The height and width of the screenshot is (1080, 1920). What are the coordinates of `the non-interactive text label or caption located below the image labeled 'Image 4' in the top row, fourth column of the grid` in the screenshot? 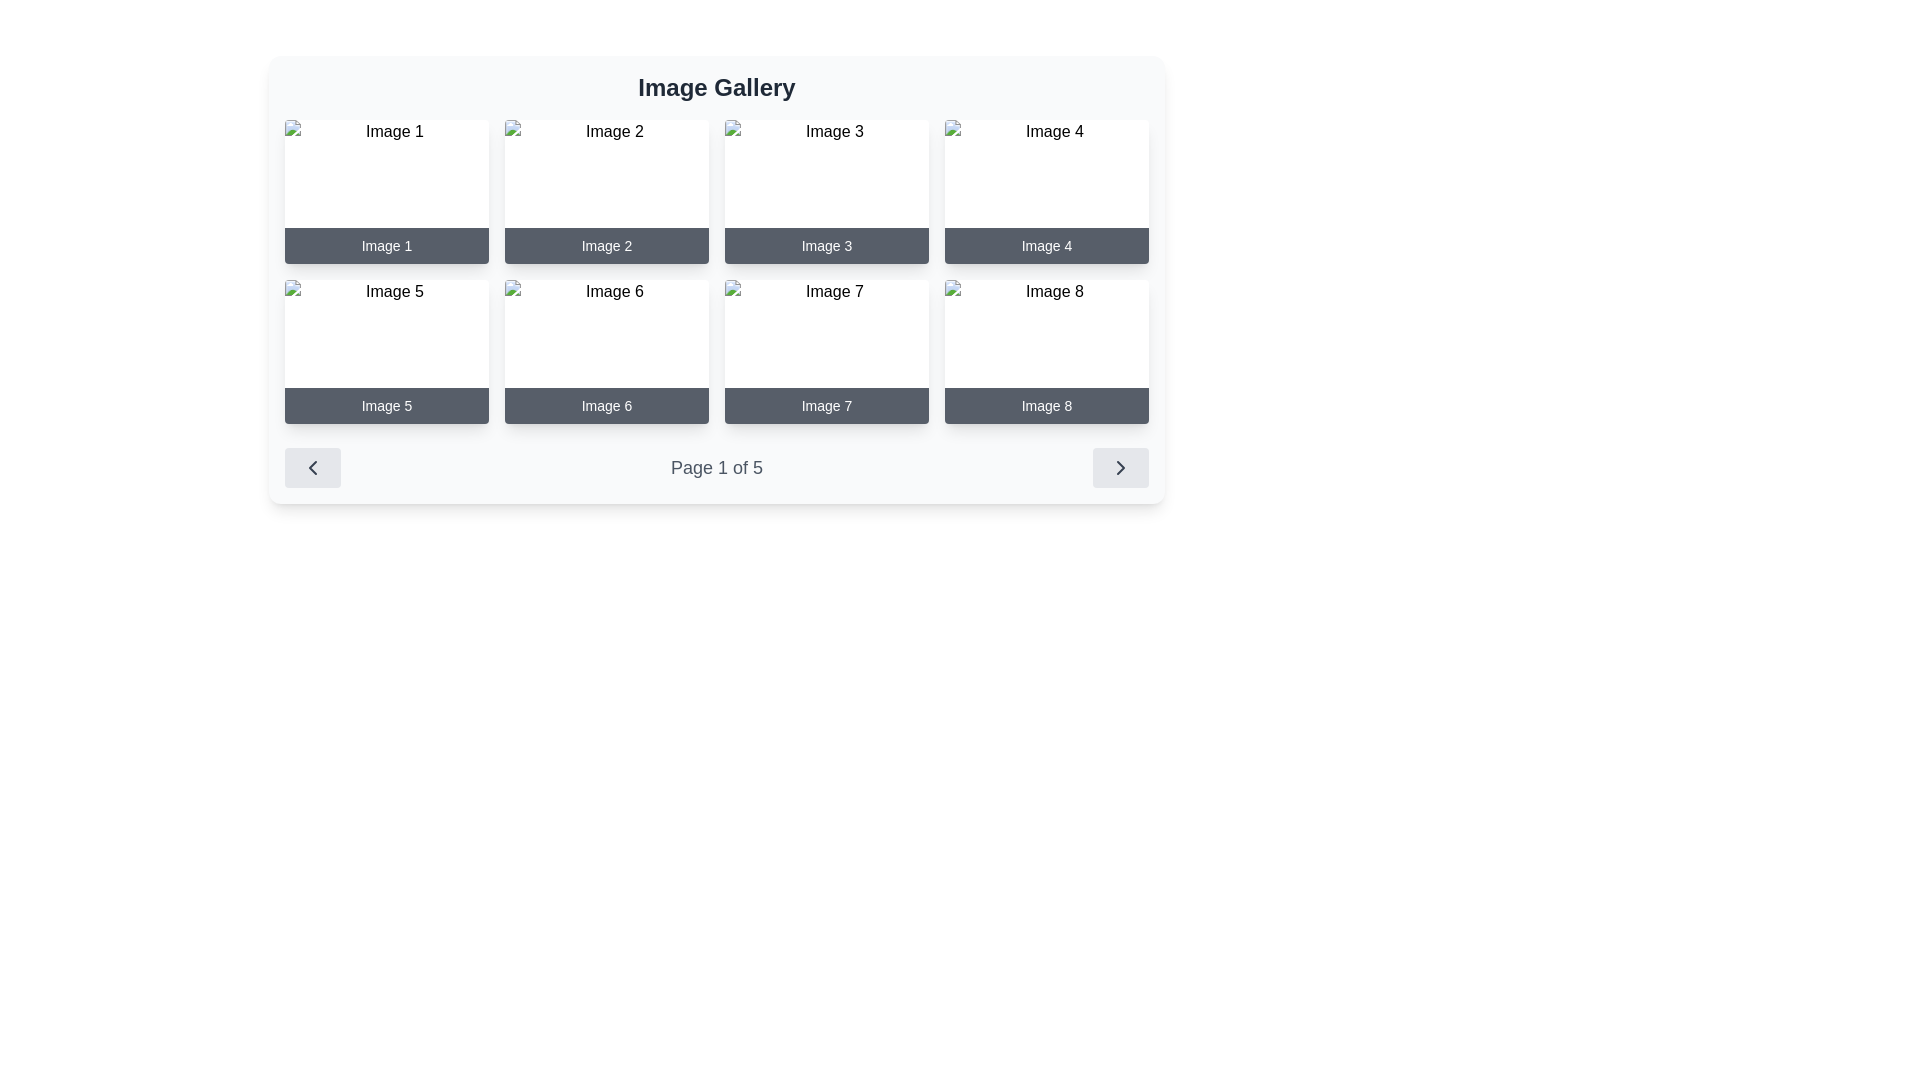 It's located at (1045, 245).